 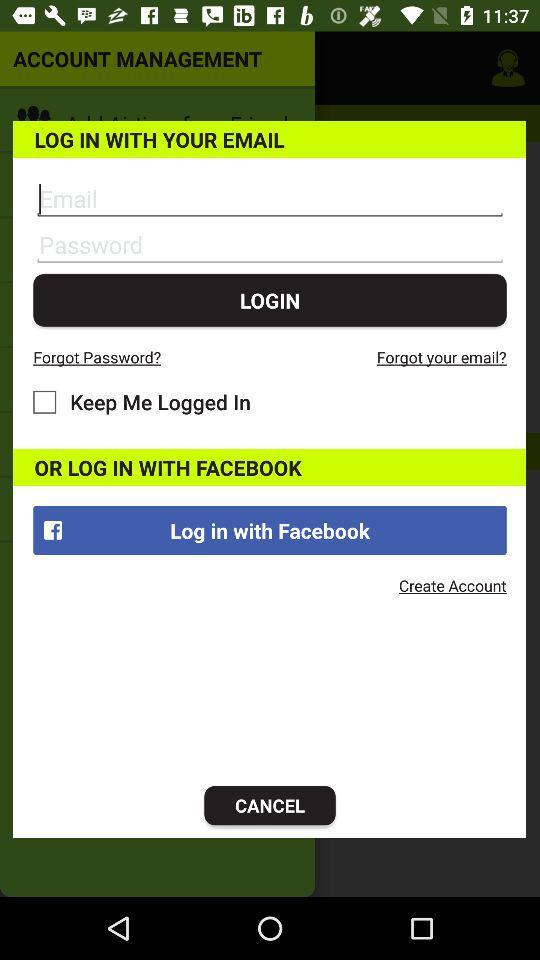 I want to click on icon at the bottom, so click(x=270, y=805).